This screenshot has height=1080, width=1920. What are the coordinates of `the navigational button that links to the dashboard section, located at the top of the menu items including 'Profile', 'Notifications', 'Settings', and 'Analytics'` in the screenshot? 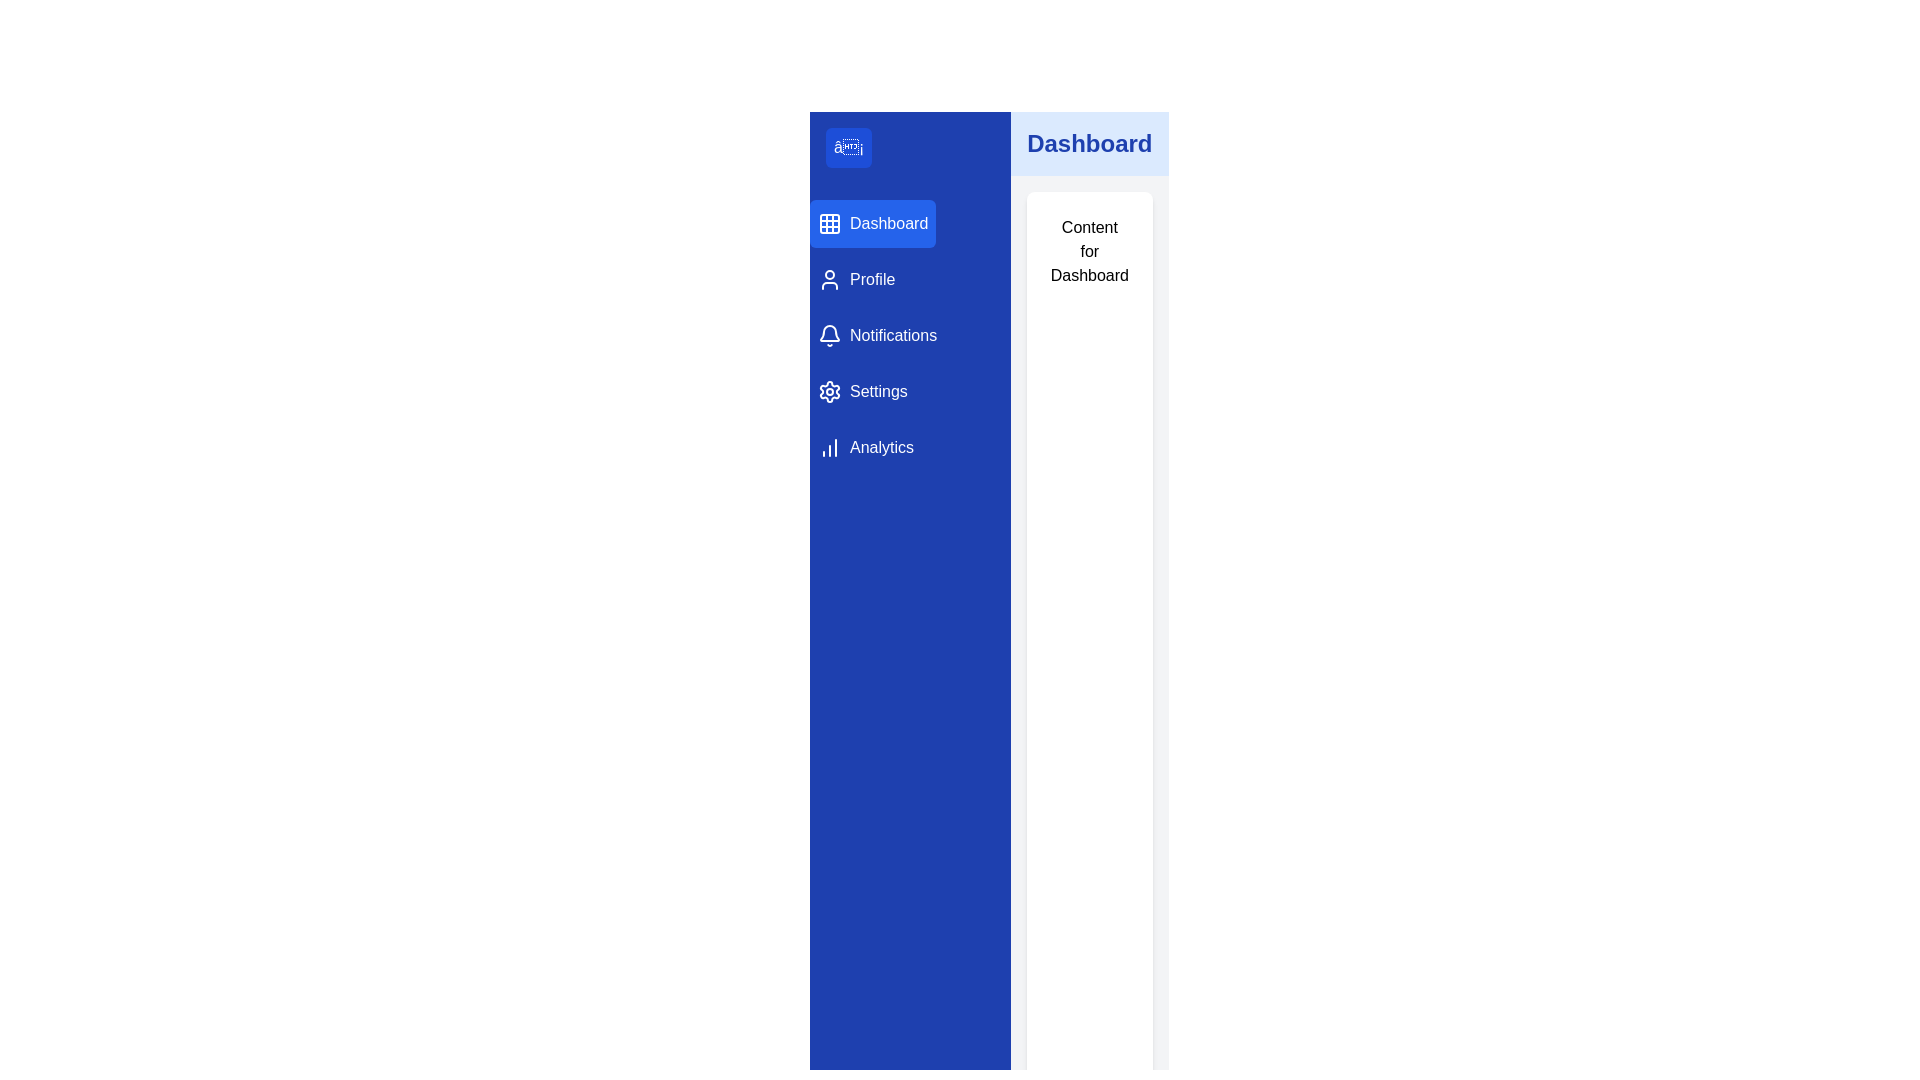 It's located at (873, 223).